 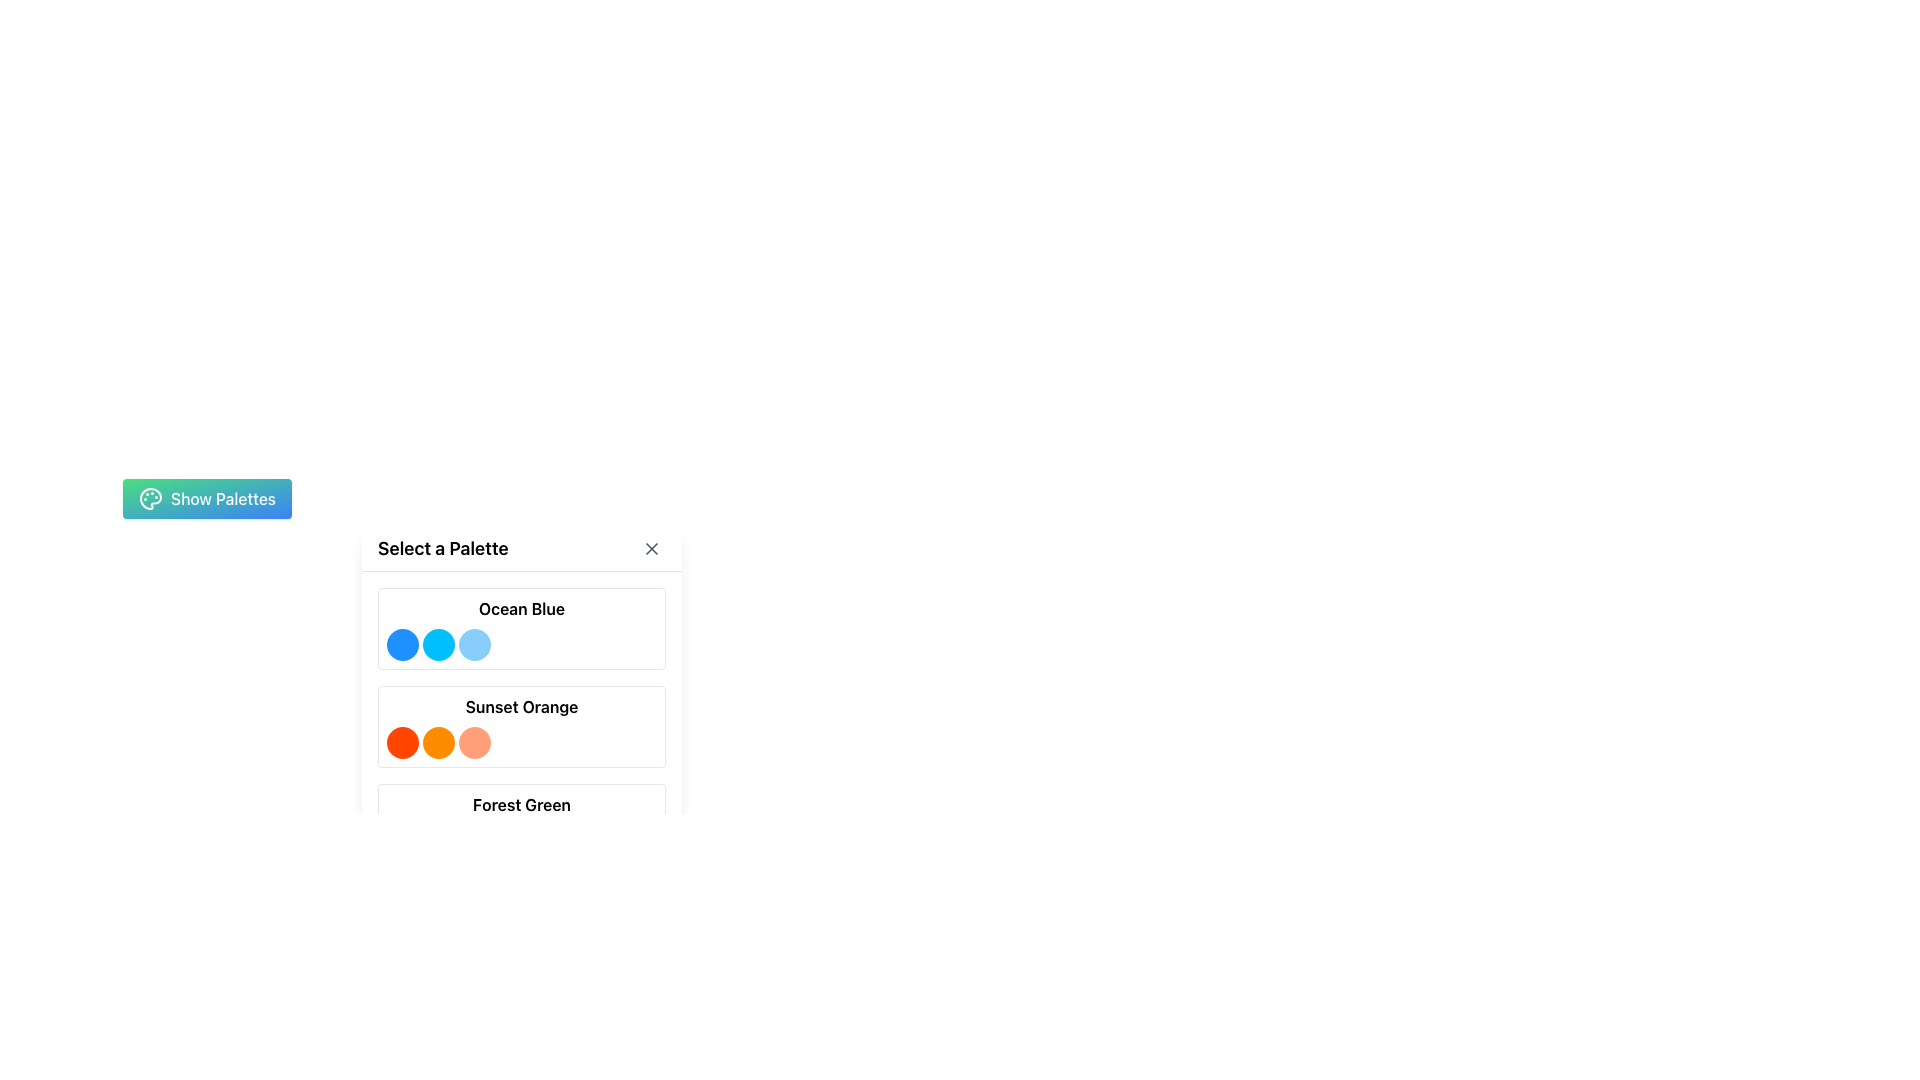 What do you see at coordinates (437, 644) in the screenshot?
I see `the second decorative circular element in the 'Ocean Blue' palette group, which represents a specific shade but is not interactive` at bounding box center [437, 644].